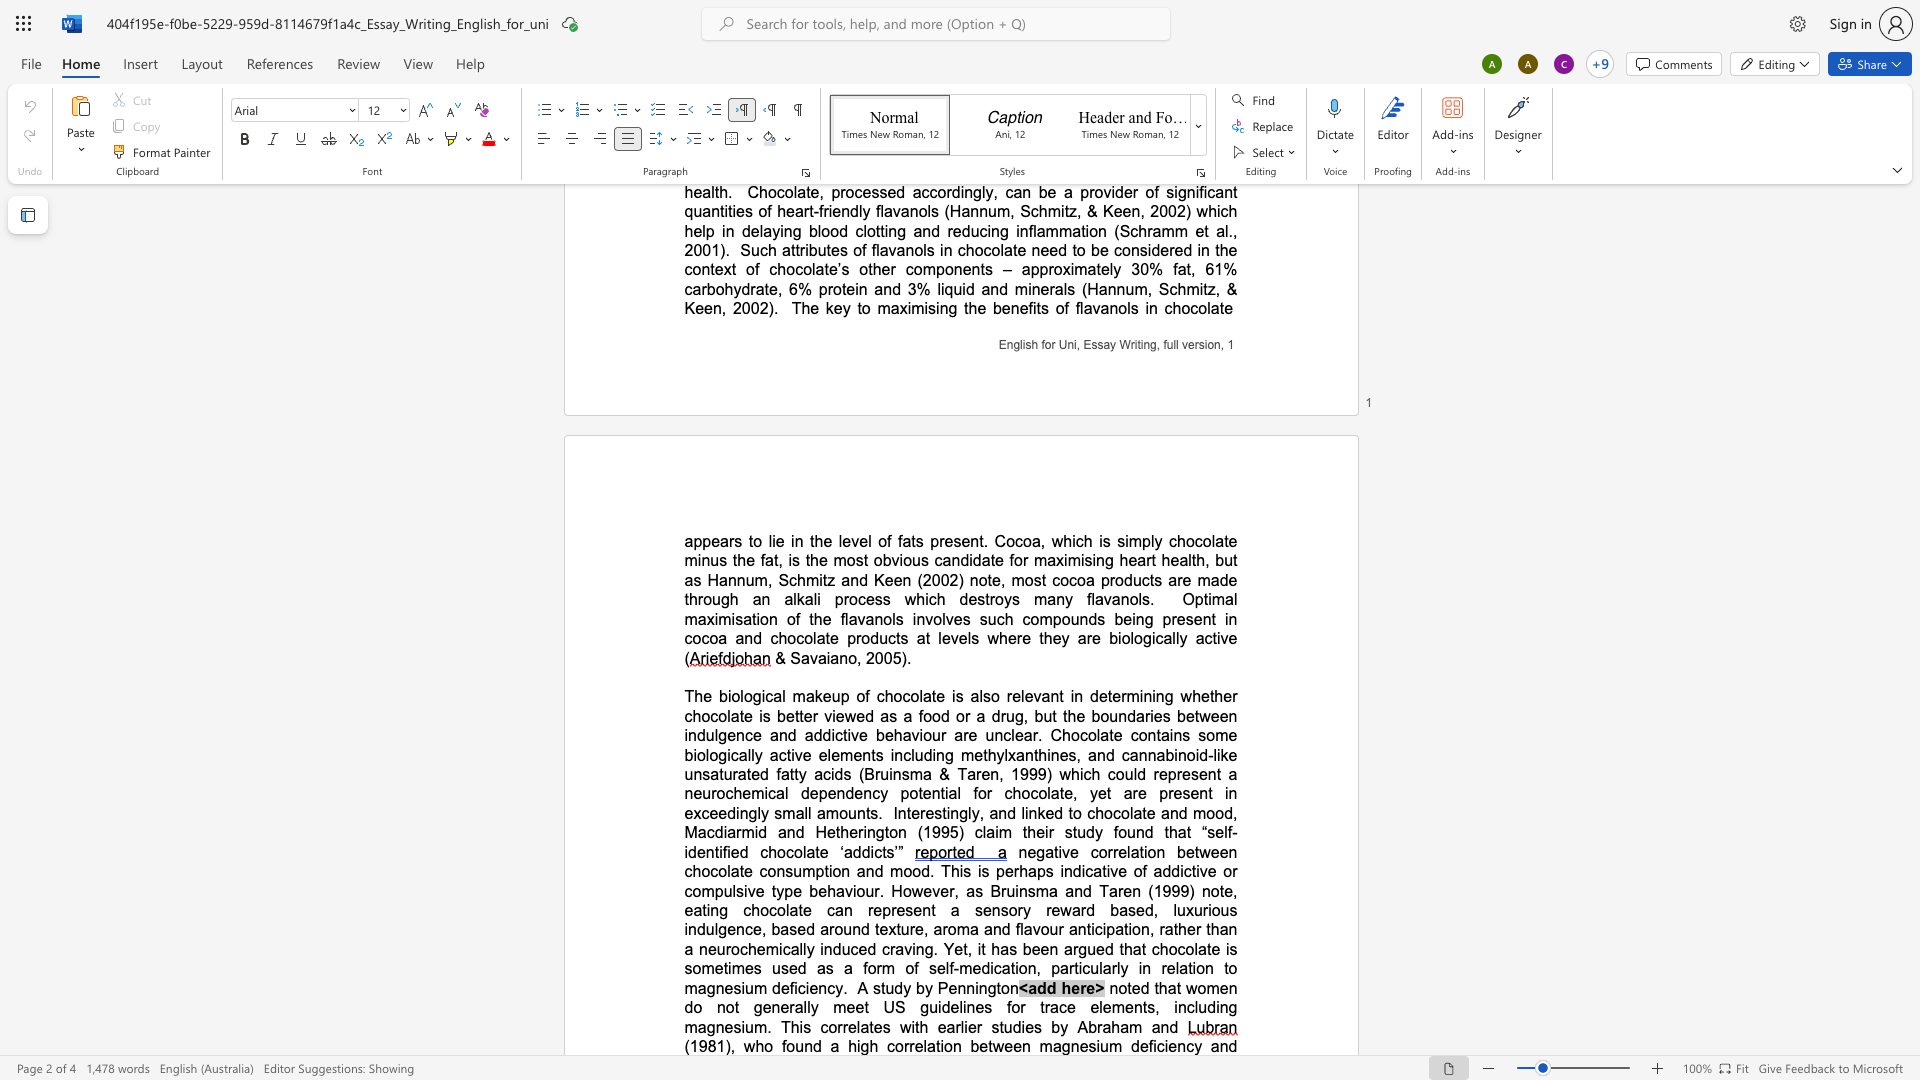  I want to click on the space between the continuous character "a" and "y" in the text, so click(771, 230).